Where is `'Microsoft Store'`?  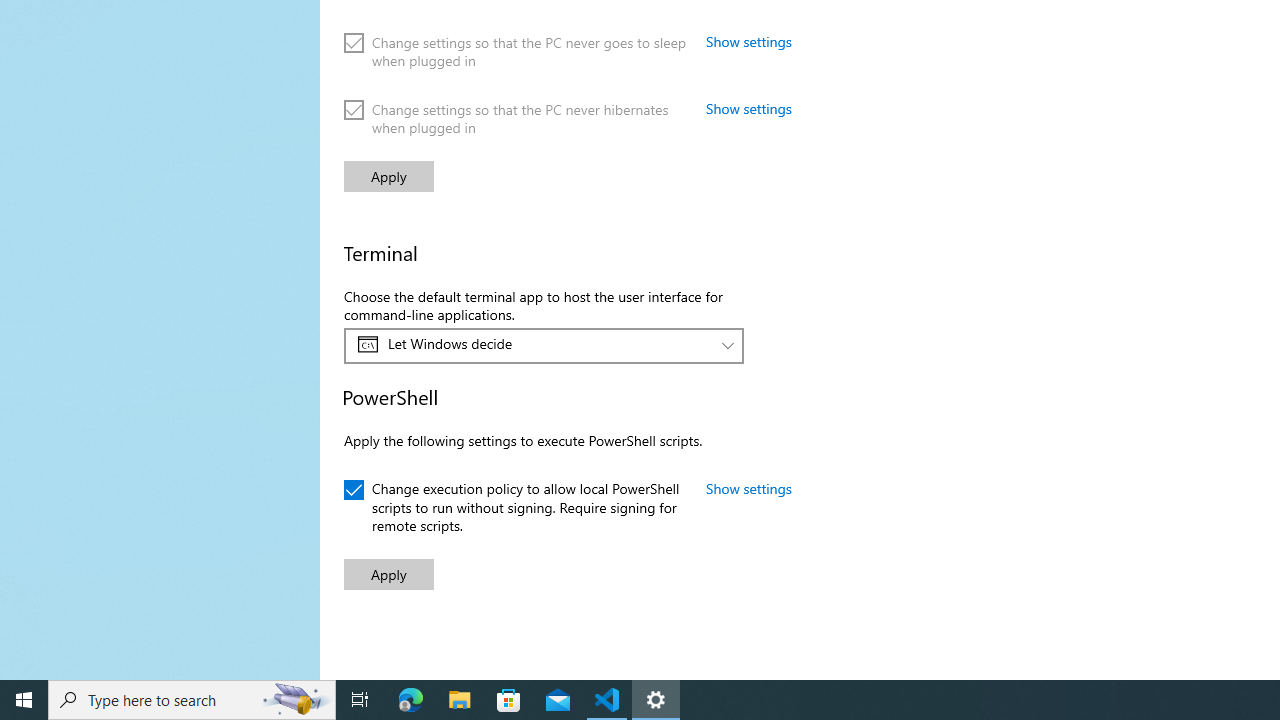 'Microsoft Store' is located at coordinates (509, 698).